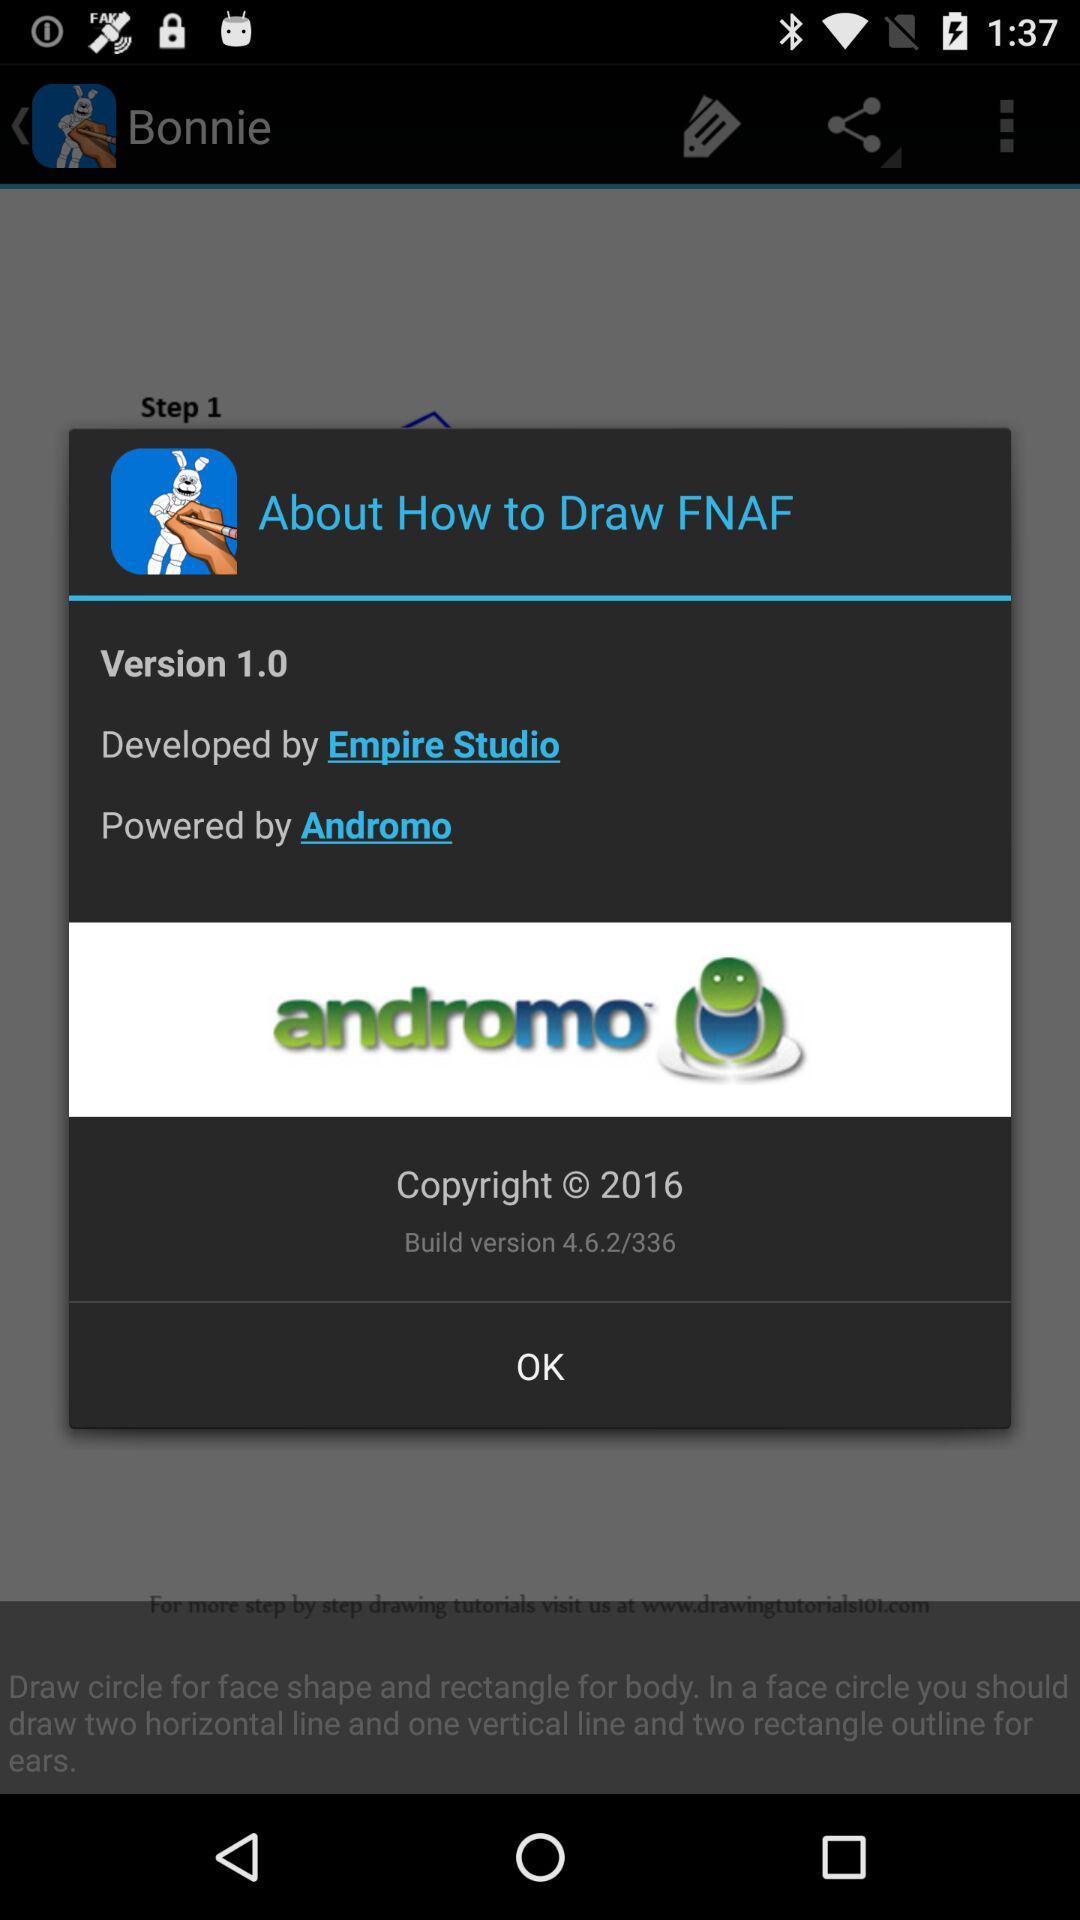 The height and width of the screenshot is (1920, 1080). I want to click on ok button, so click(540, 1364).